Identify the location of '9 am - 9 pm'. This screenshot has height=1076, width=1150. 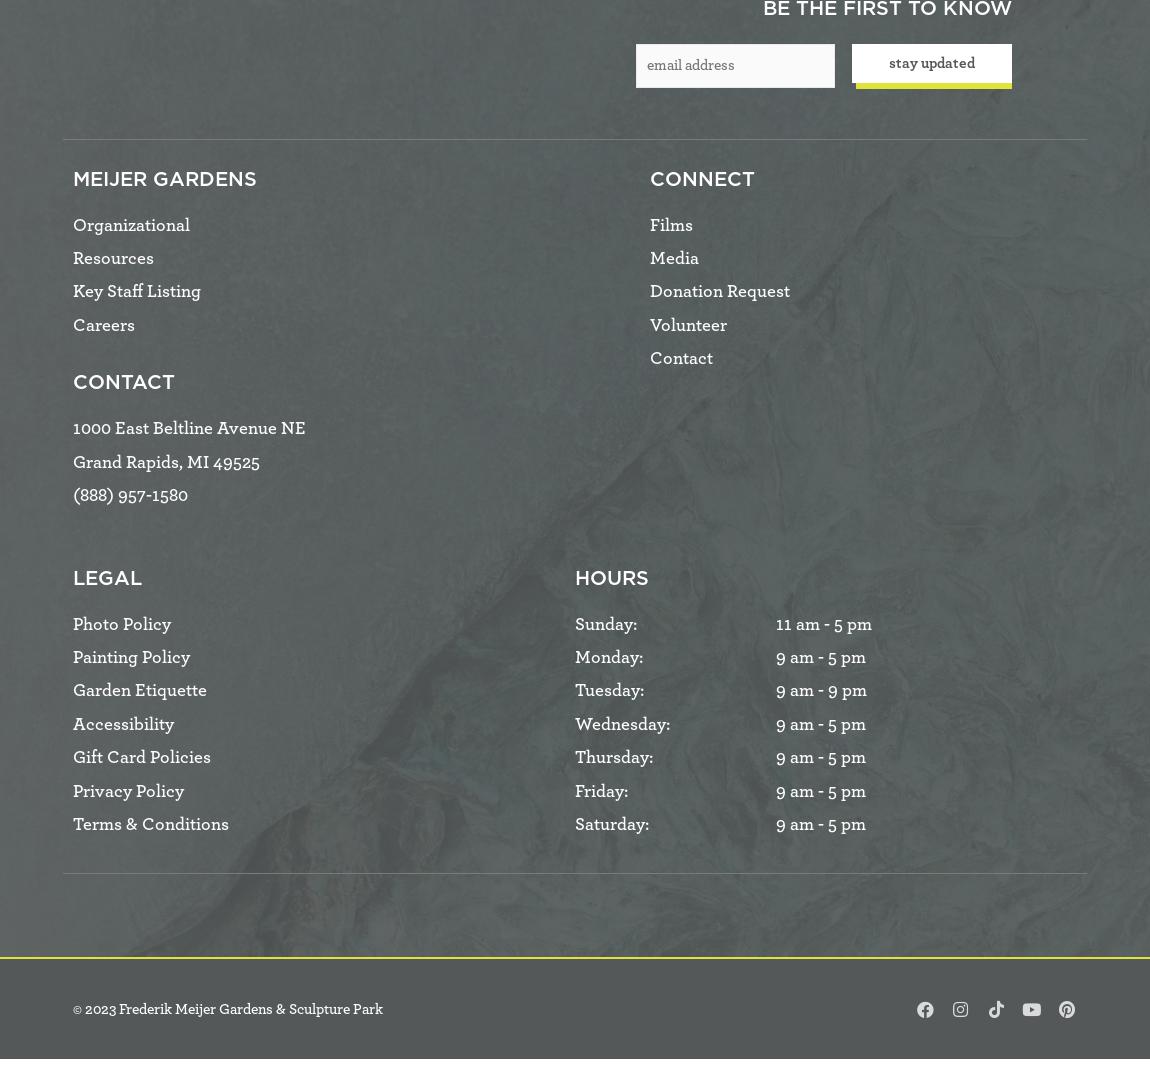
(820, 691).